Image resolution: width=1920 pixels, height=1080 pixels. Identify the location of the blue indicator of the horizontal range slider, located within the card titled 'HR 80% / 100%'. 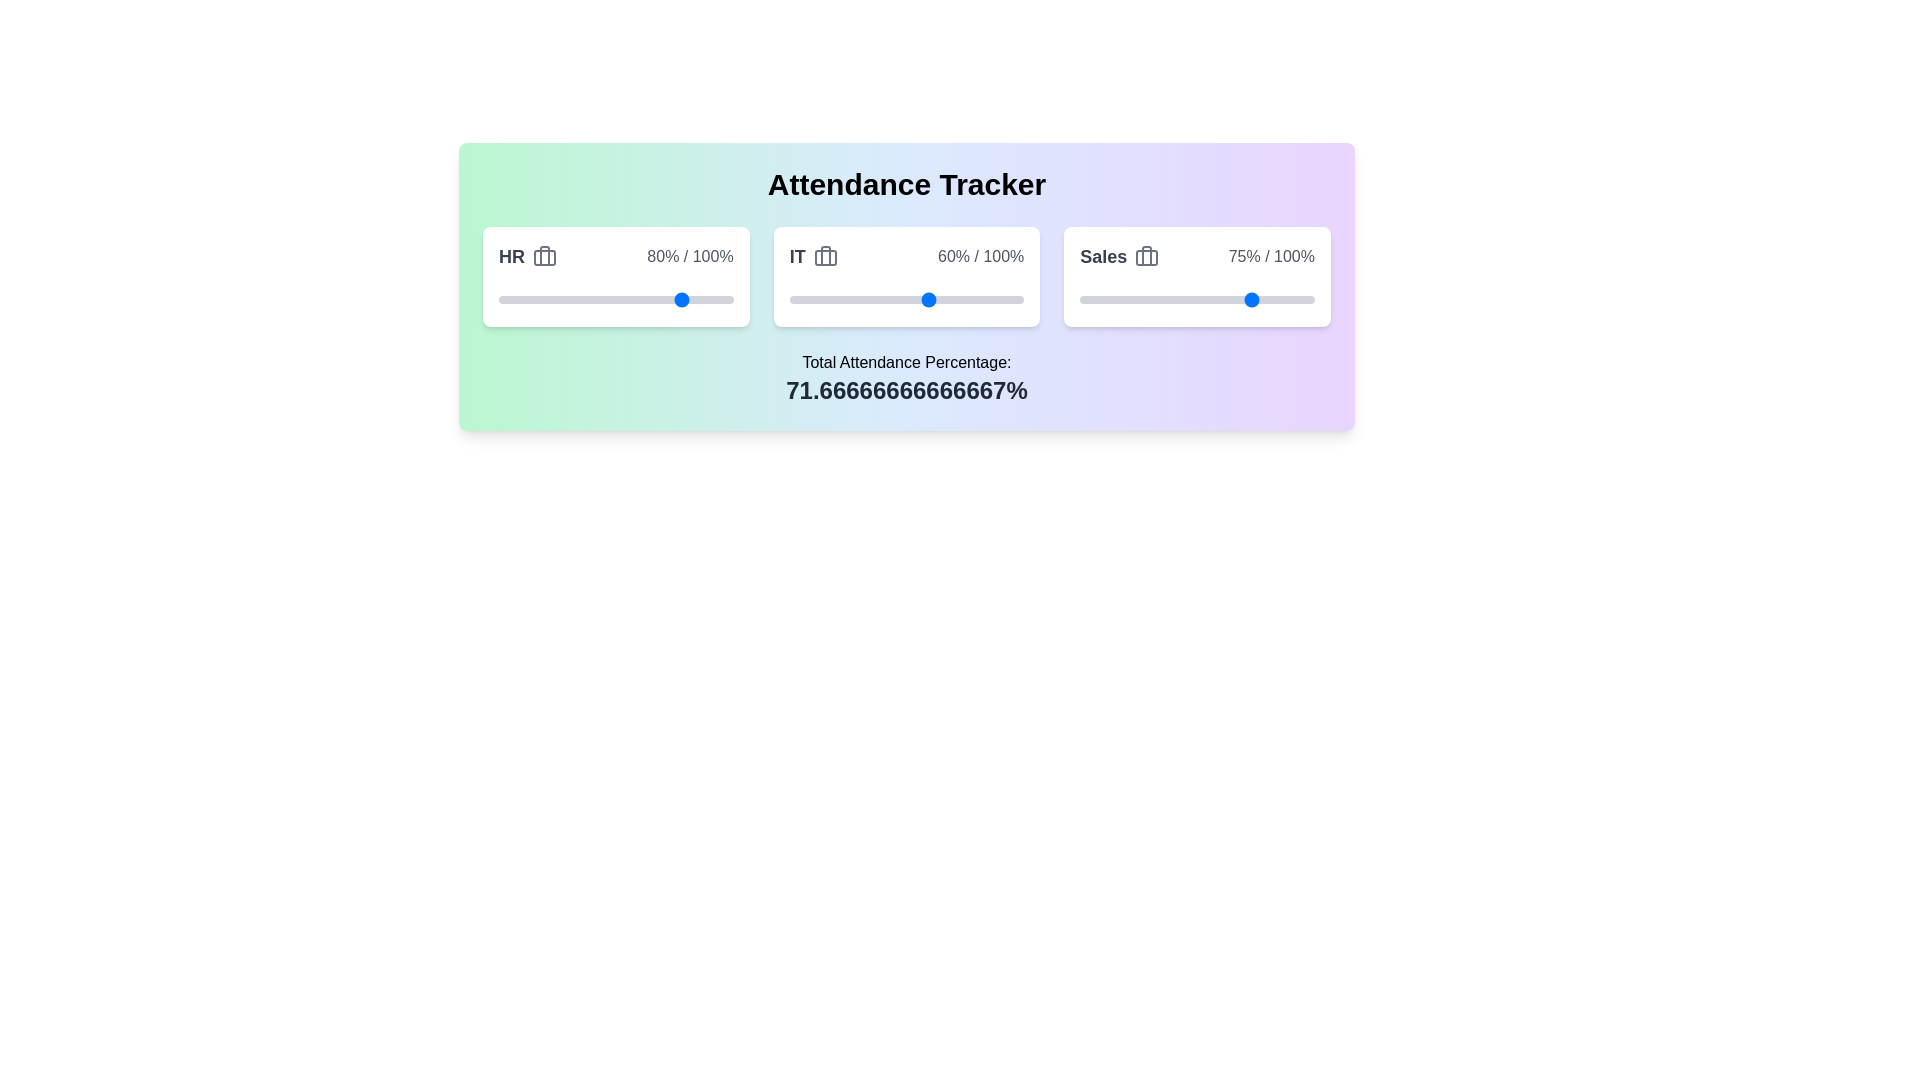
(615, 300).